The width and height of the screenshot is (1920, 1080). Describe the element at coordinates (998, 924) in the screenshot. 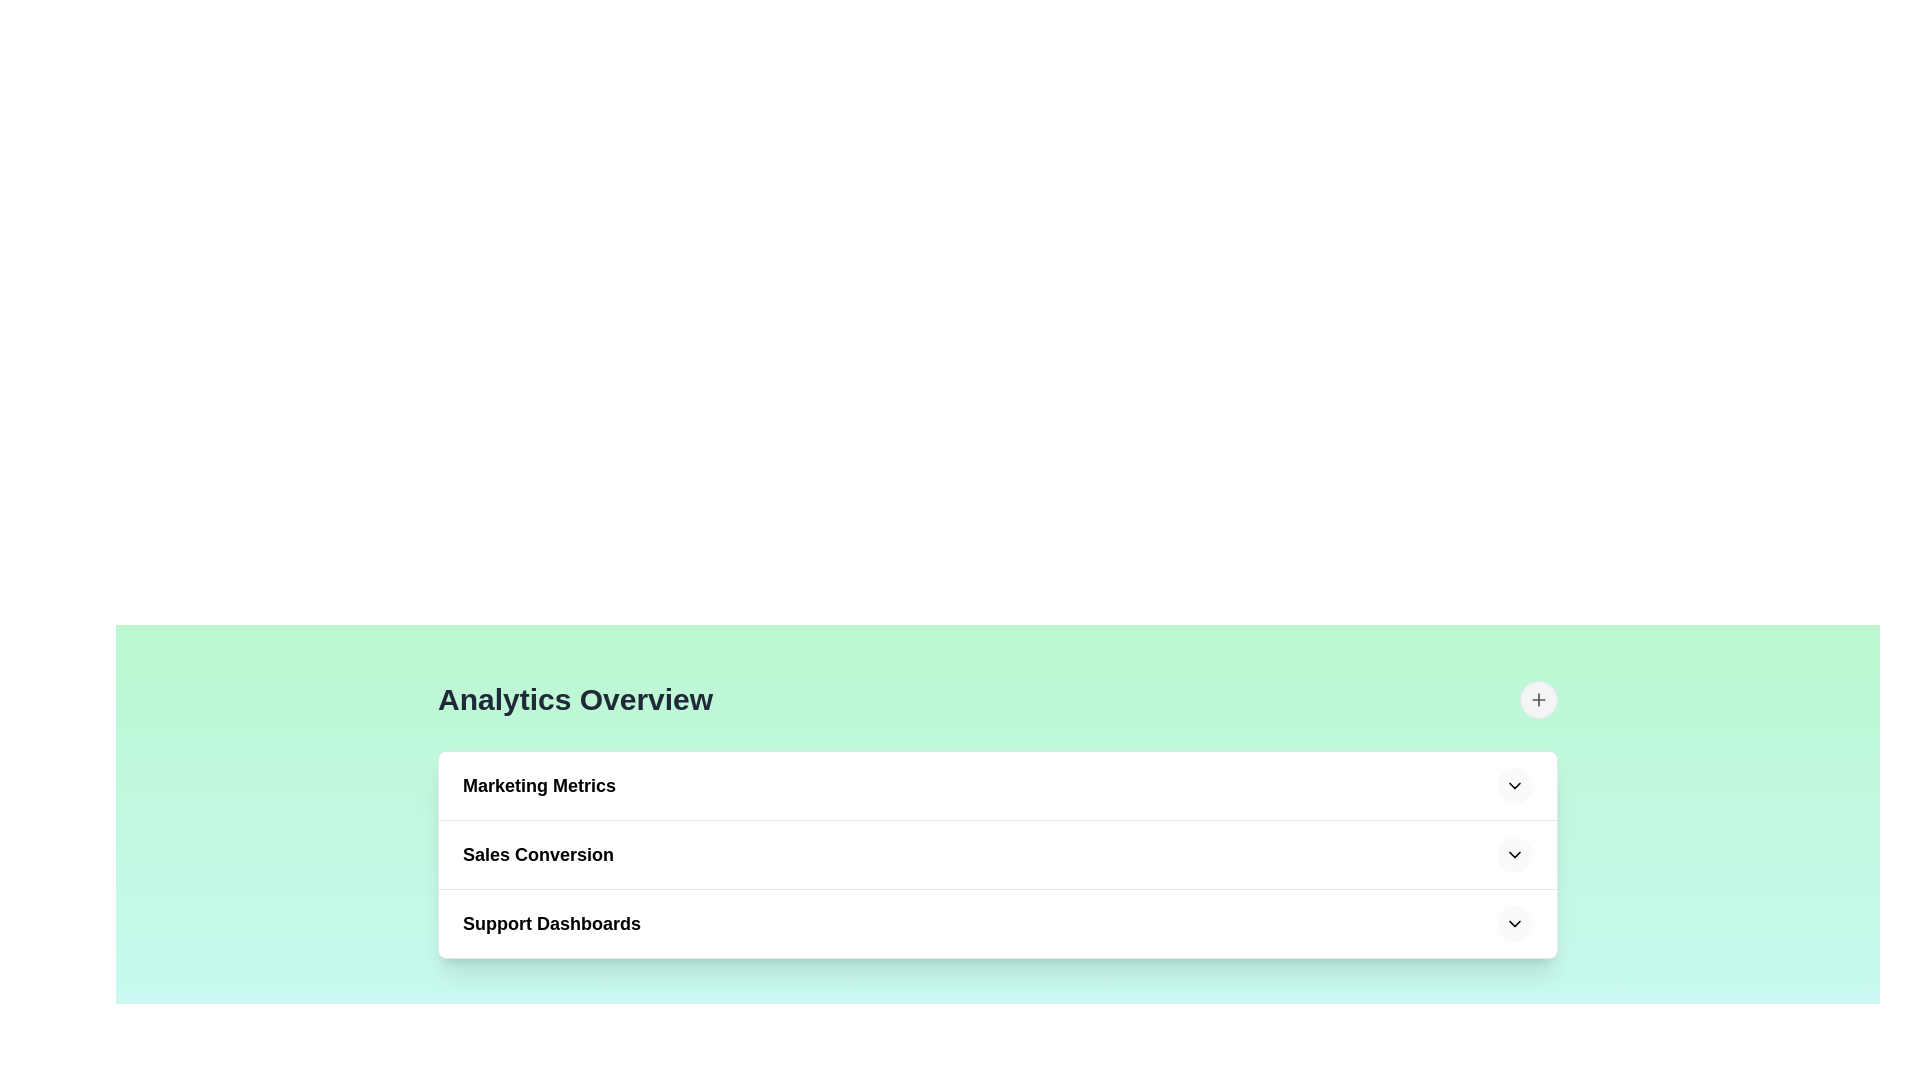

I see `the 'Support Dashboards' menu item in the 'Analytics Overview' section` at that location.